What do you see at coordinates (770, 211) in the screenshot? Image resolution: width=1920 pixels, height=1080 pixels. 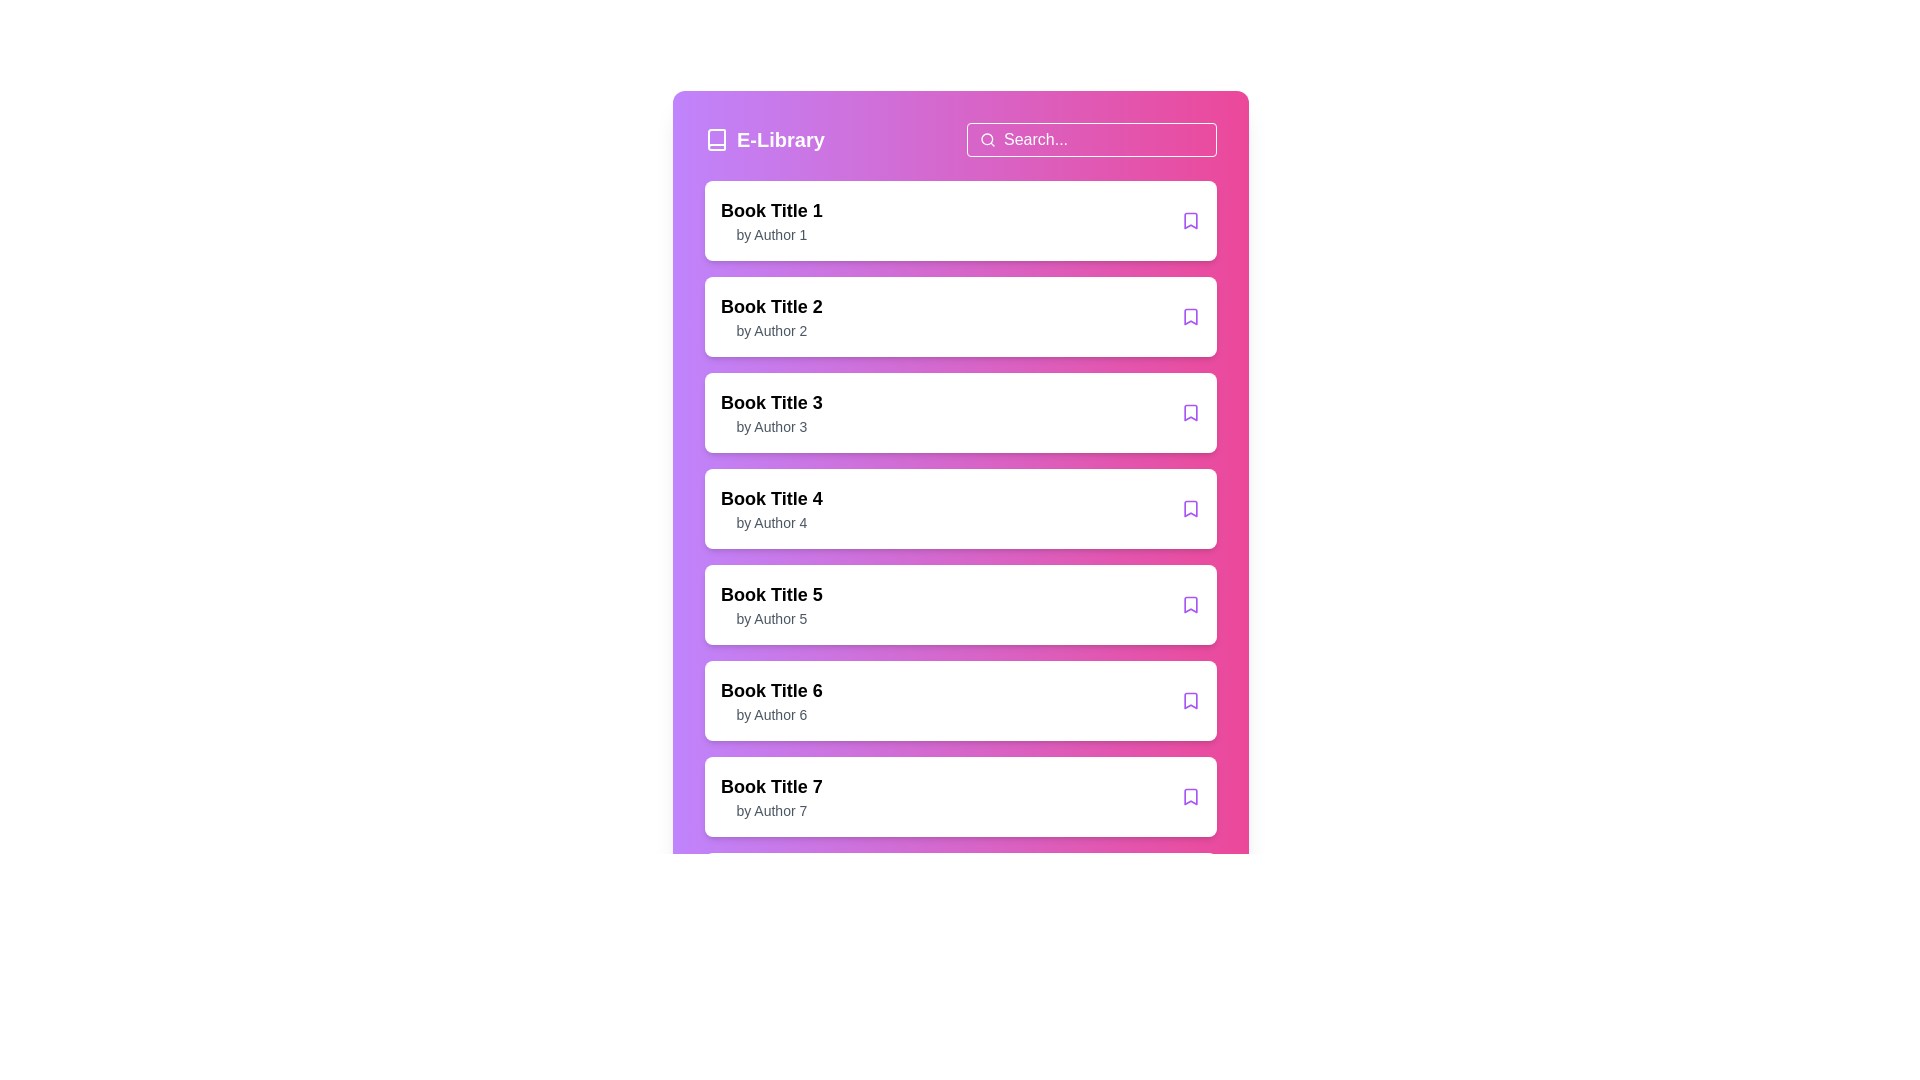 I see `the text label displaying 'Book Title 1', which is the first text in a group and styled with a bold and large font, to select the text` at bounding box center [770, 211].